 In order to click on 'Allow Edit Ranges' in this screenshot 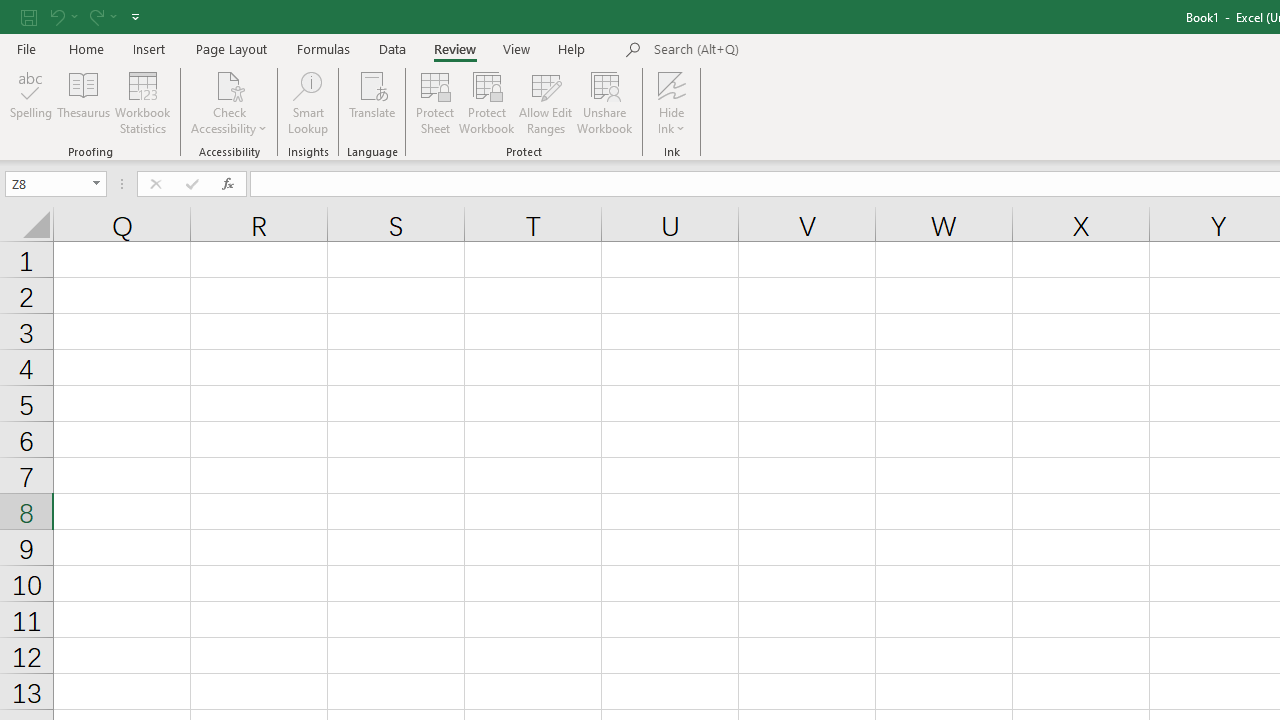, I will do `click(545, 103)`.